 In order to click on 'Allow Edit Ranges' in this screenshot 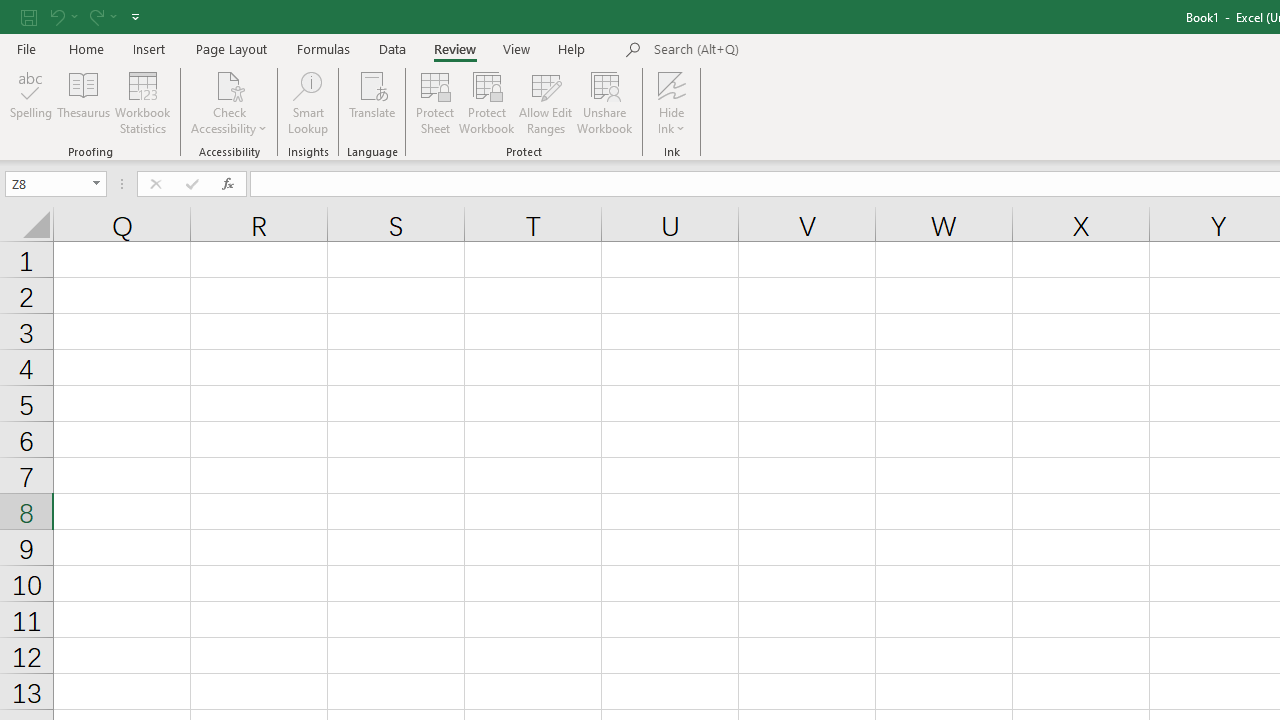, I will do `click(545, 103)`.